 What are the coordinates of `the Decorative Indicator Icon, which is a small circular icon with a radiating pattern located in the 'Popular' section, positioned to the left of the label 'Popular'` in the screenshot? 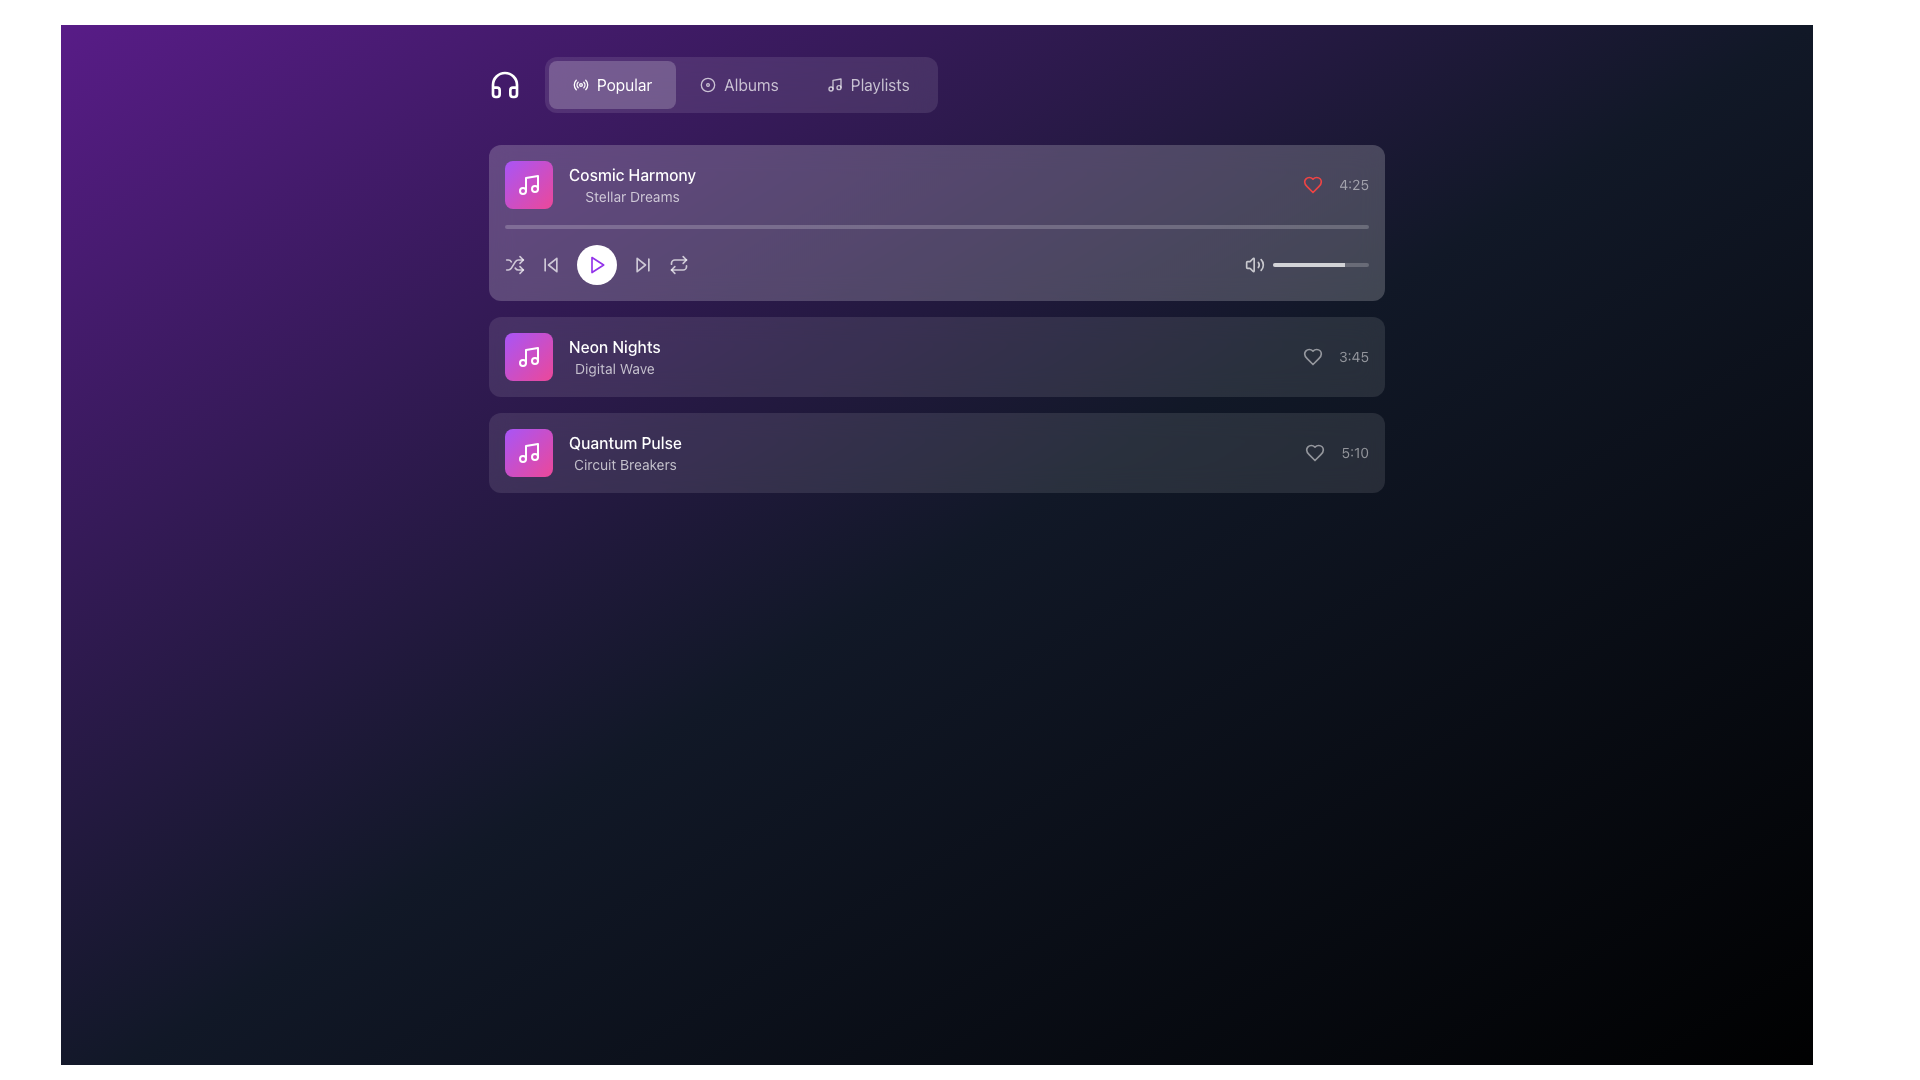 It's located at (579, 83).